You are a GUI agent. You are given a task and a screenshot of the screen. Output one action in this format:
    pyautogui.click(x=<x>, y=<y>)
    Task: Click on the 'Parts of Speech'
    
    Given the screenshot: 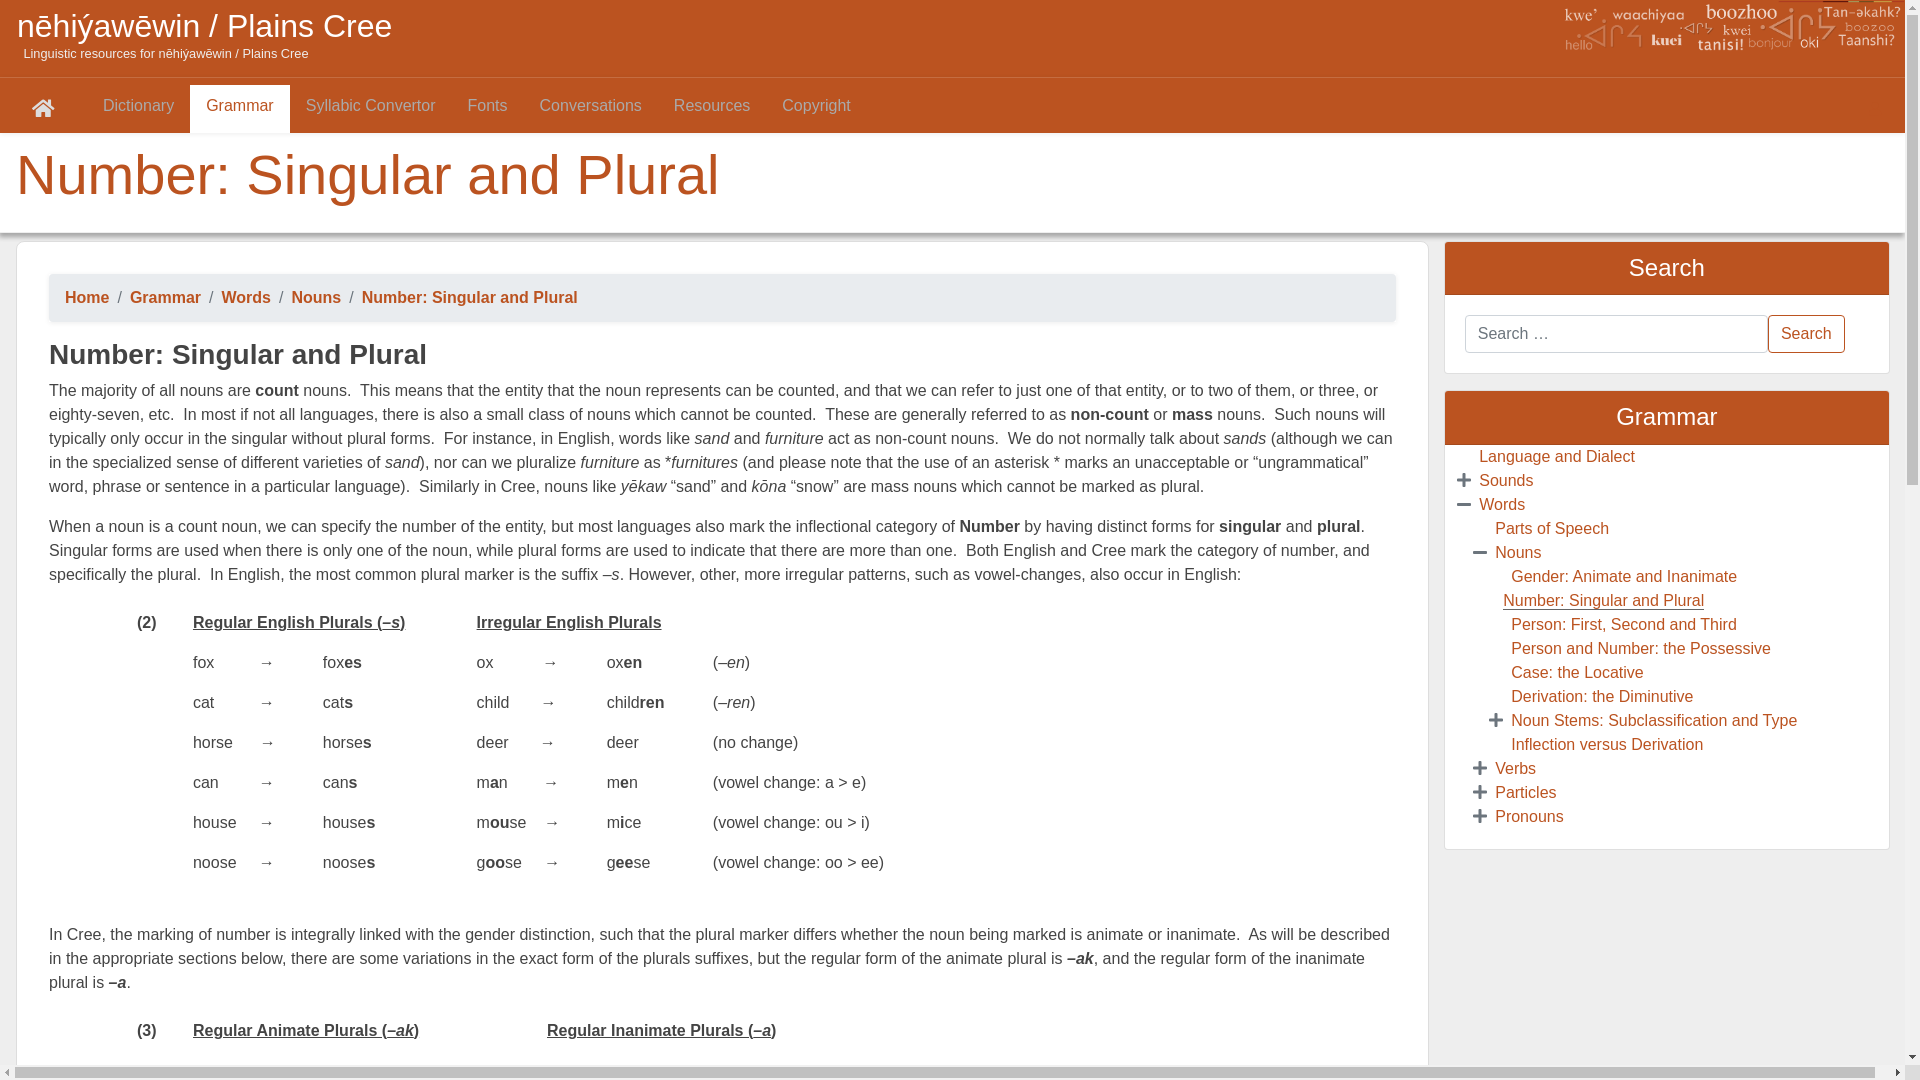 What is the action you would take?
    pyautogui.click(x=1550, y=527)
    